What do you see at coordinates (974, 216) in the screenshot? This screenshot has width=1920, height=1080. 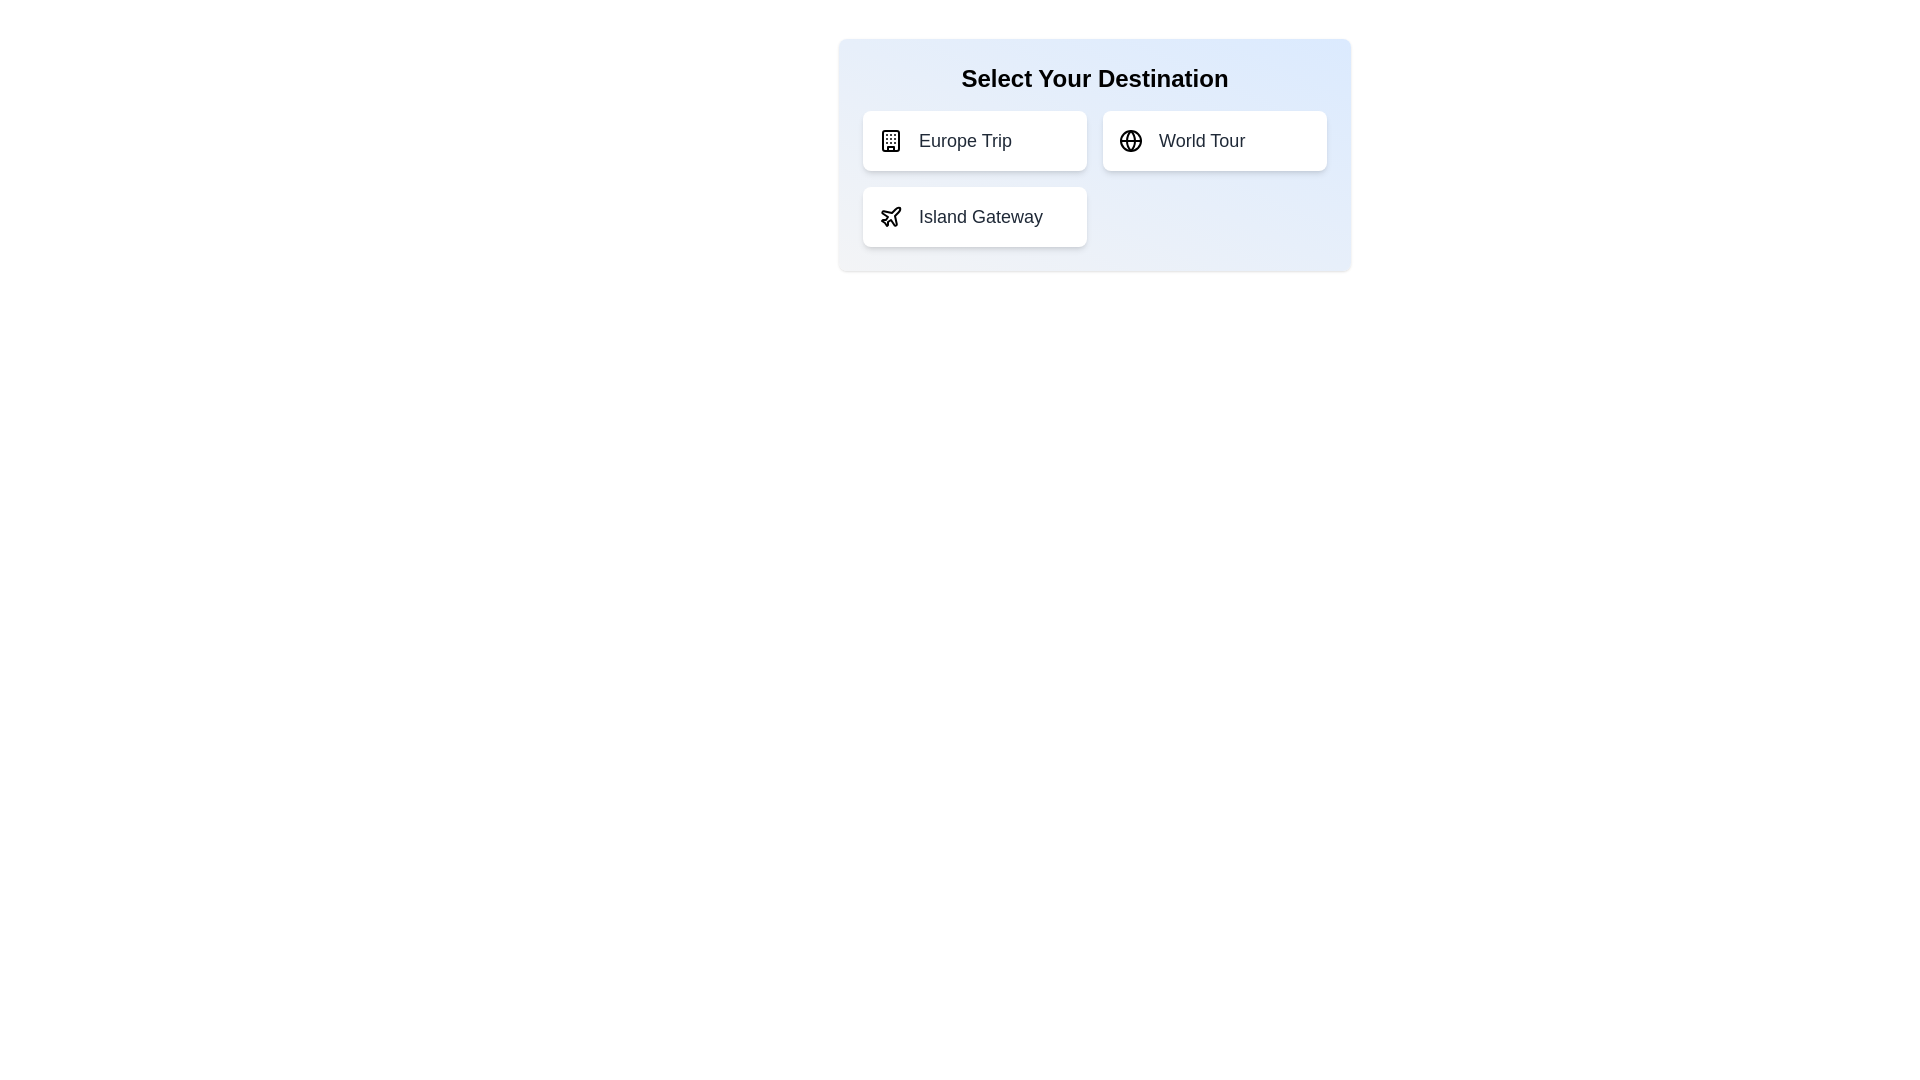 I see `the destination option Island Gateway` at bounding box center [974, 216].